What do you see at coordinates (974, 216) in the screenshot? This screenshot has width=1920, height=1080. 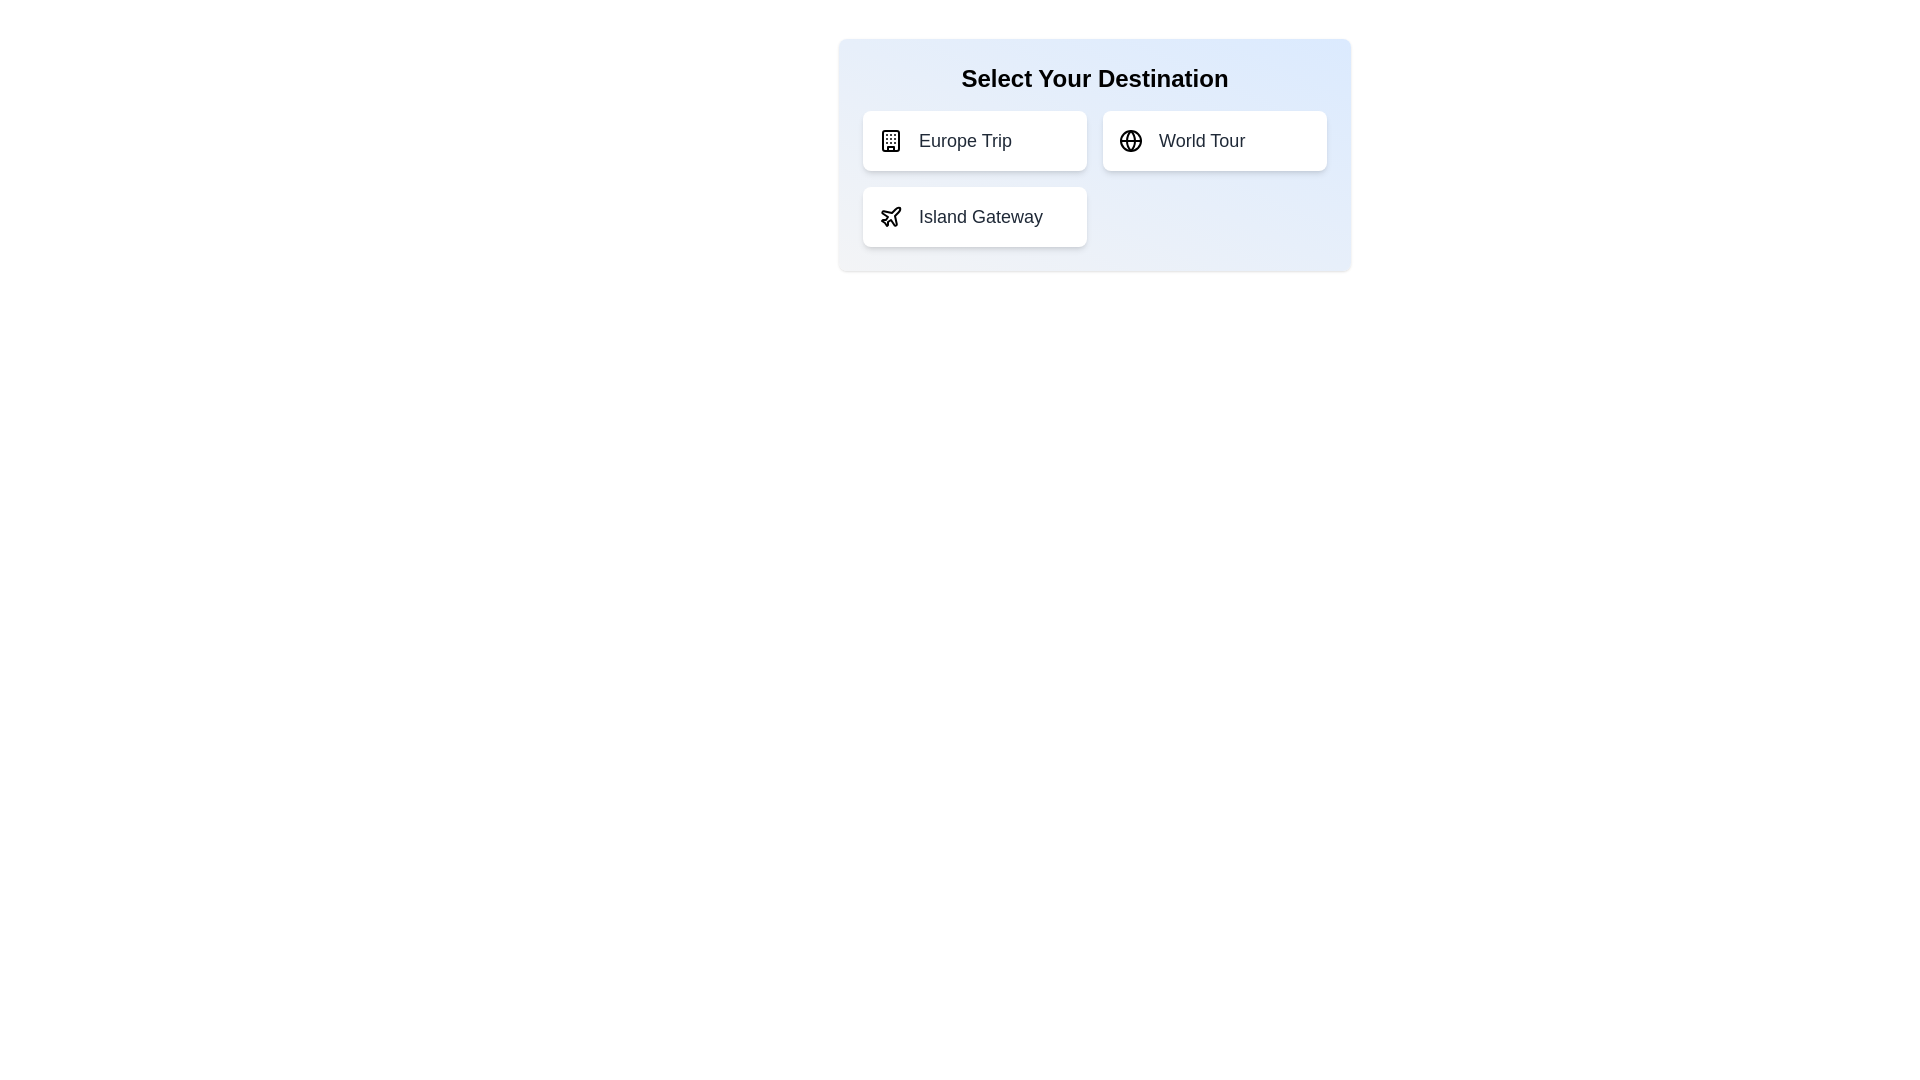 I see `the destination option Island Gateway` at bounding box center [974, 216].